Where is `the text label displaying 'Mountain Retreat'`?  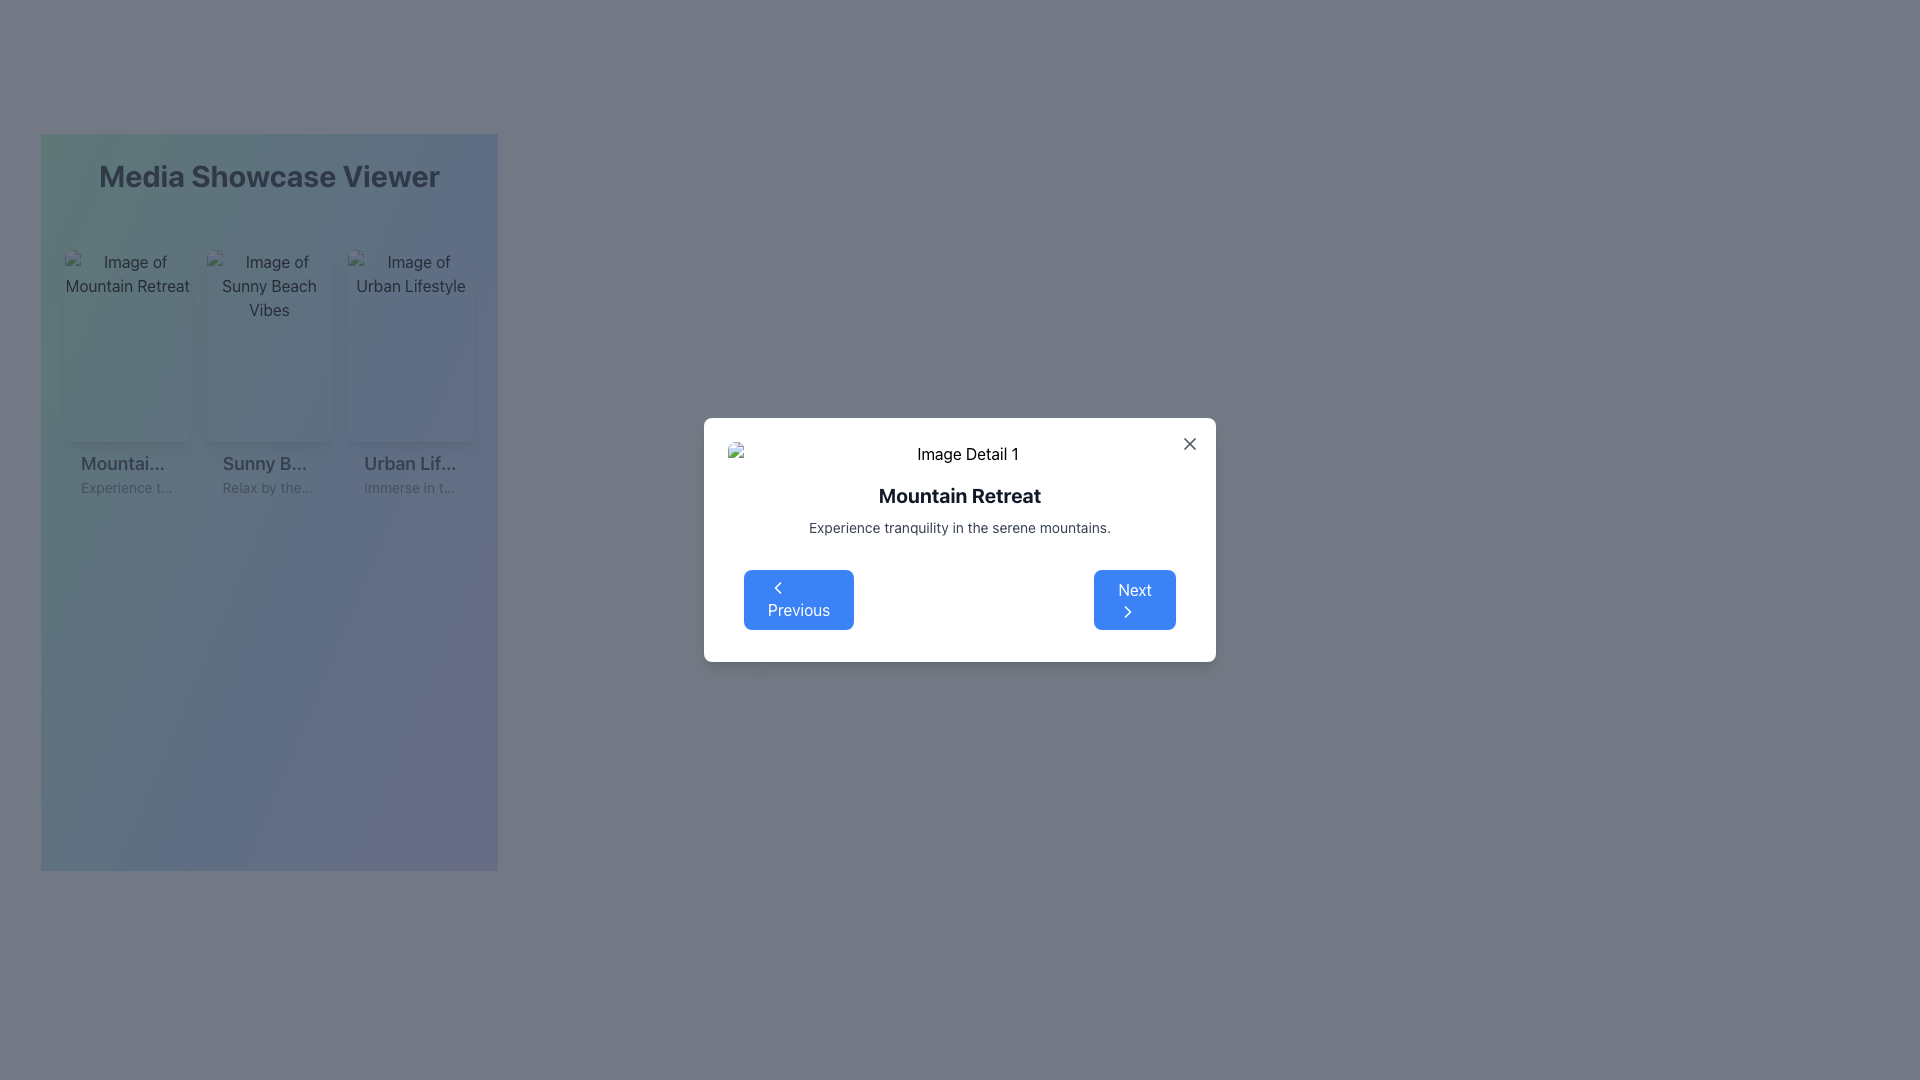
the text label displaying 'Mountain Retreat' is located at coordinates (960, 495).